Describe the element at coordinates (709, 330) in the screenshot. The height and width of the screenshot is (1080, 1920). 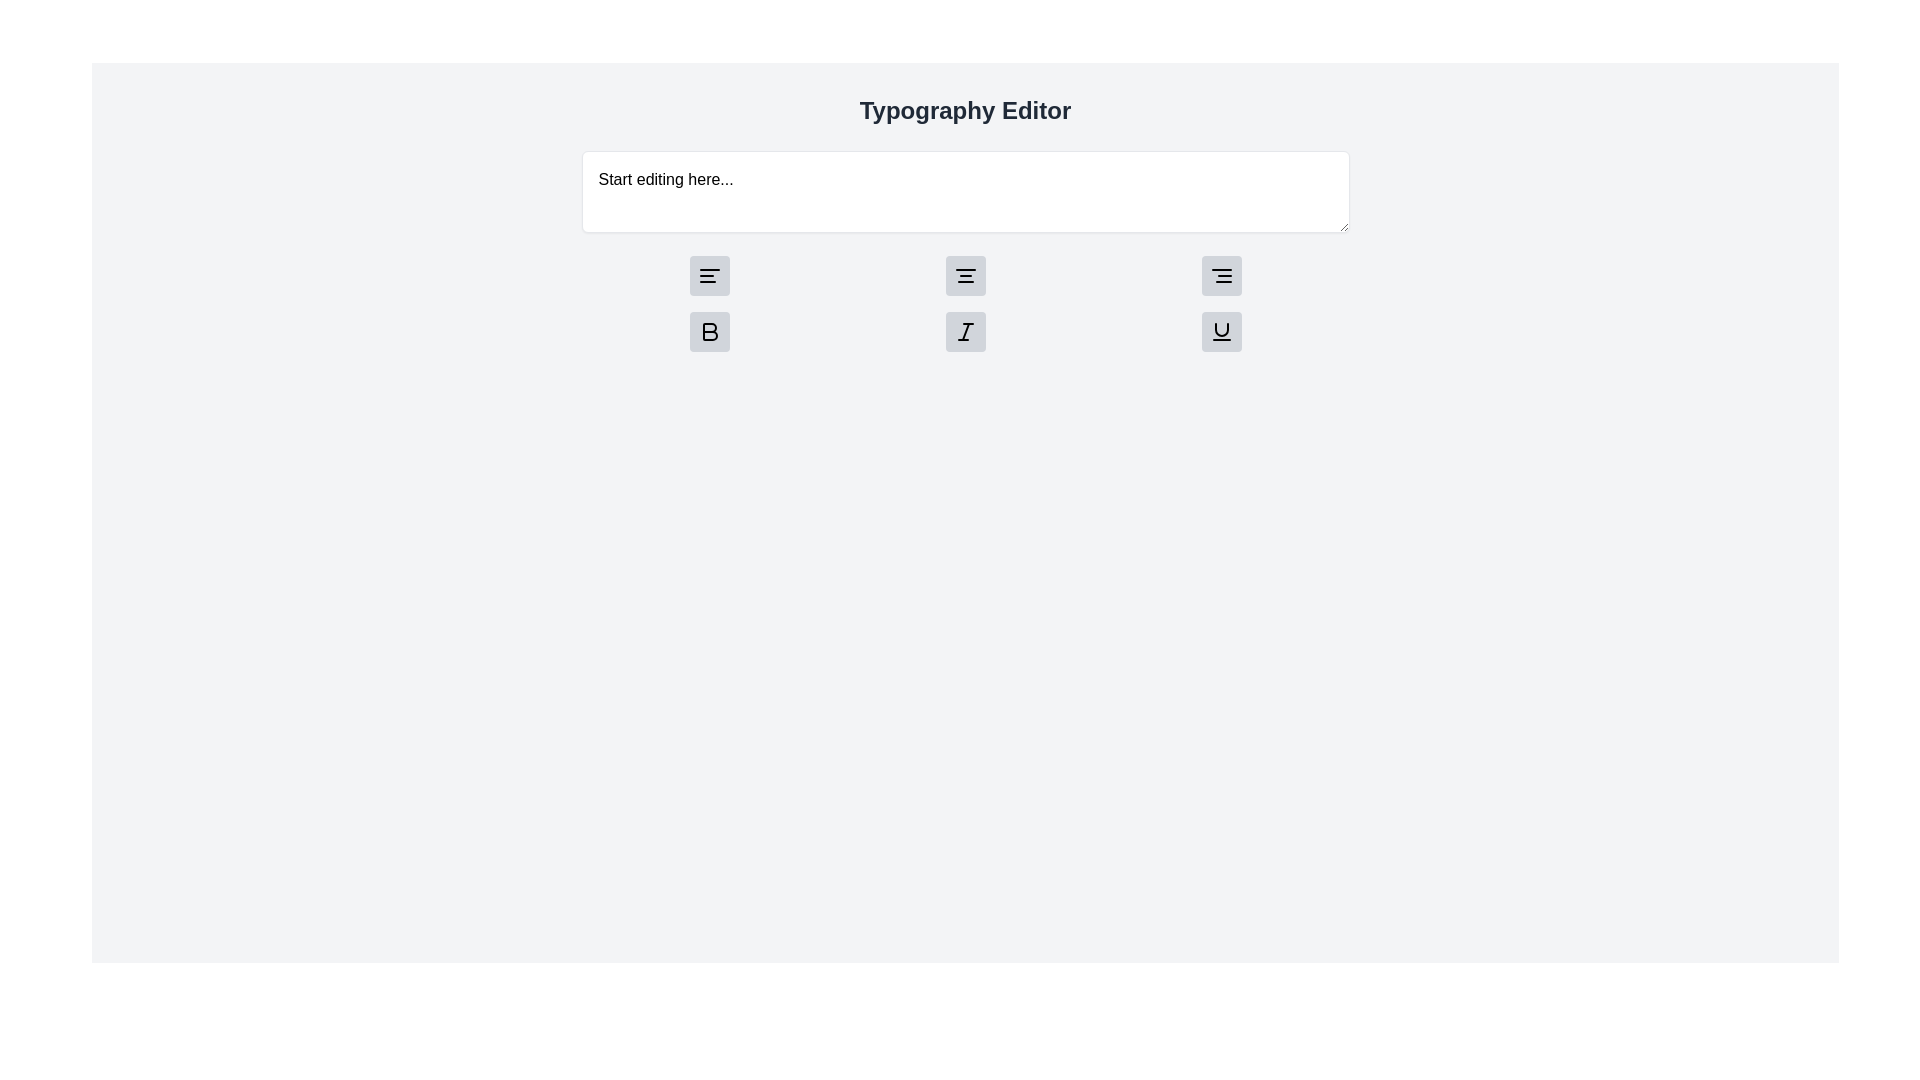
I see `the second button in the formatting tools row, which toggles bold formatting for selected text` at that location.